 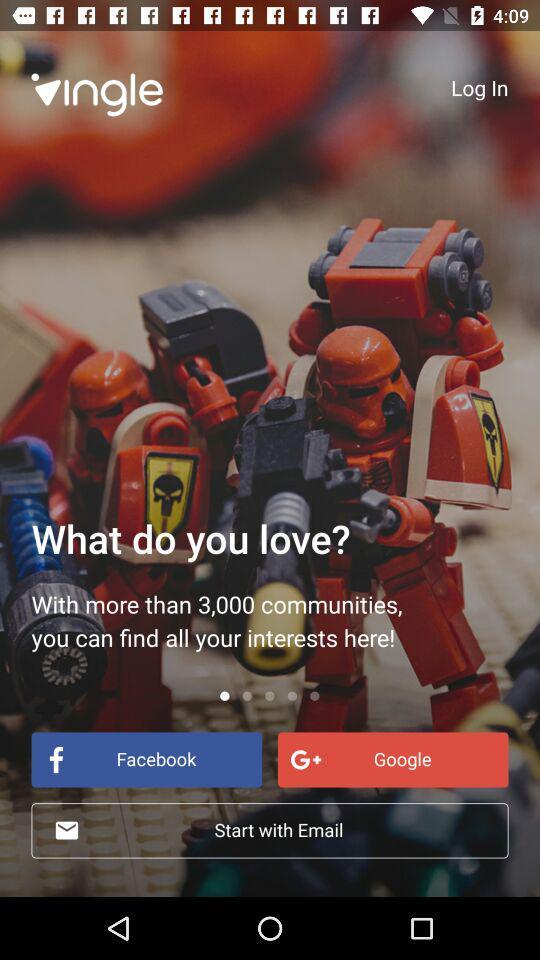 What do you see at coordinates (478, 87) in the screenshot?
I see `the log in` at bounding box center [478, 87].